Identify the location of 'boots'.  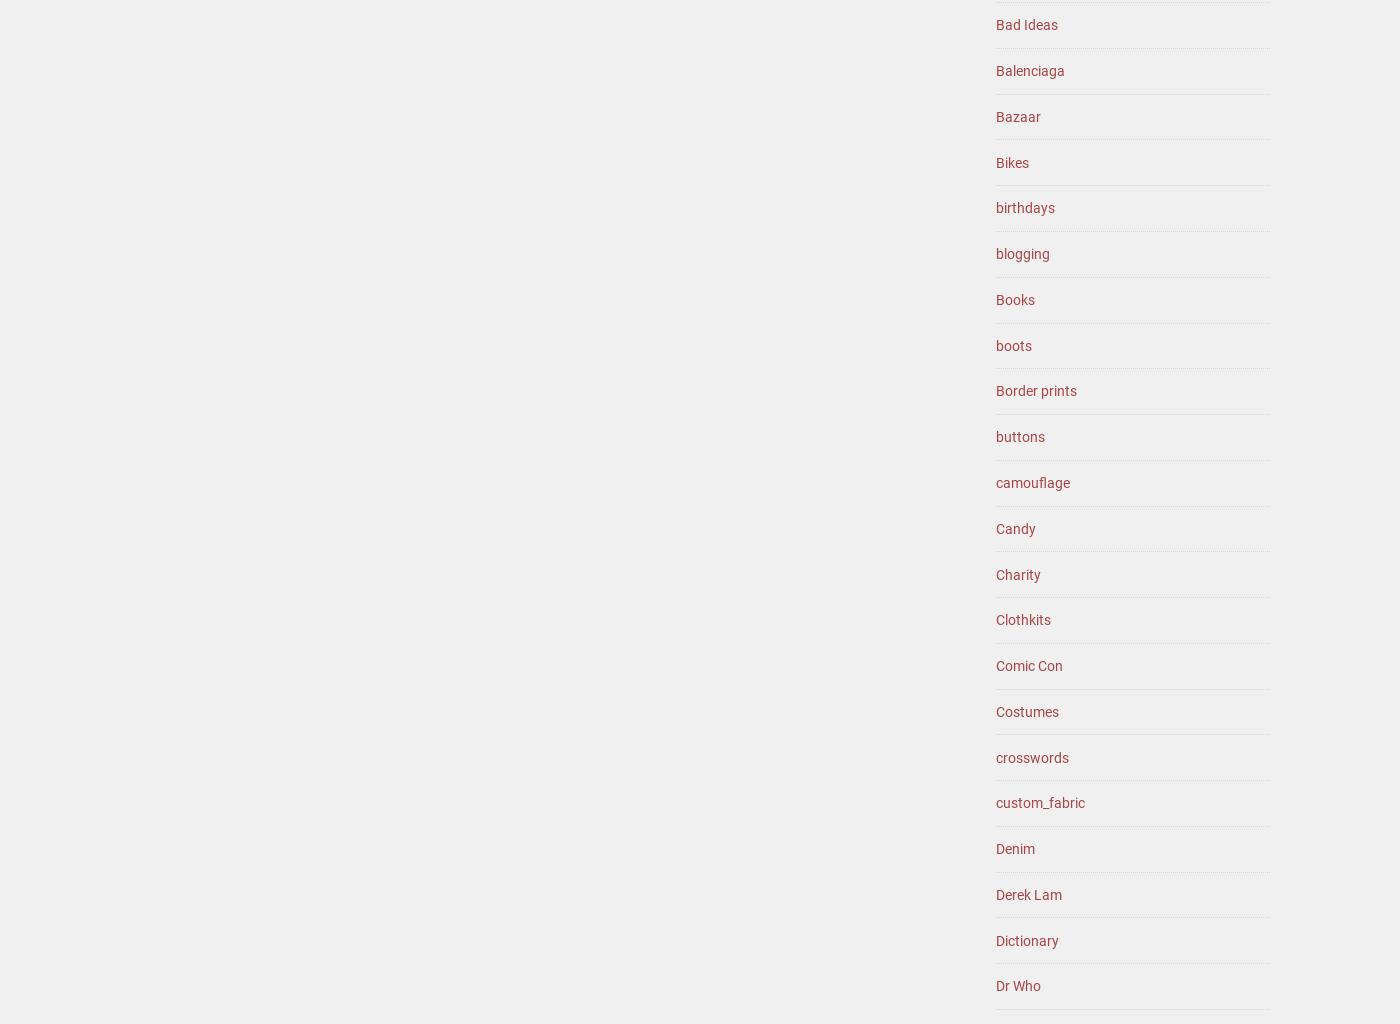
(1014, 344).